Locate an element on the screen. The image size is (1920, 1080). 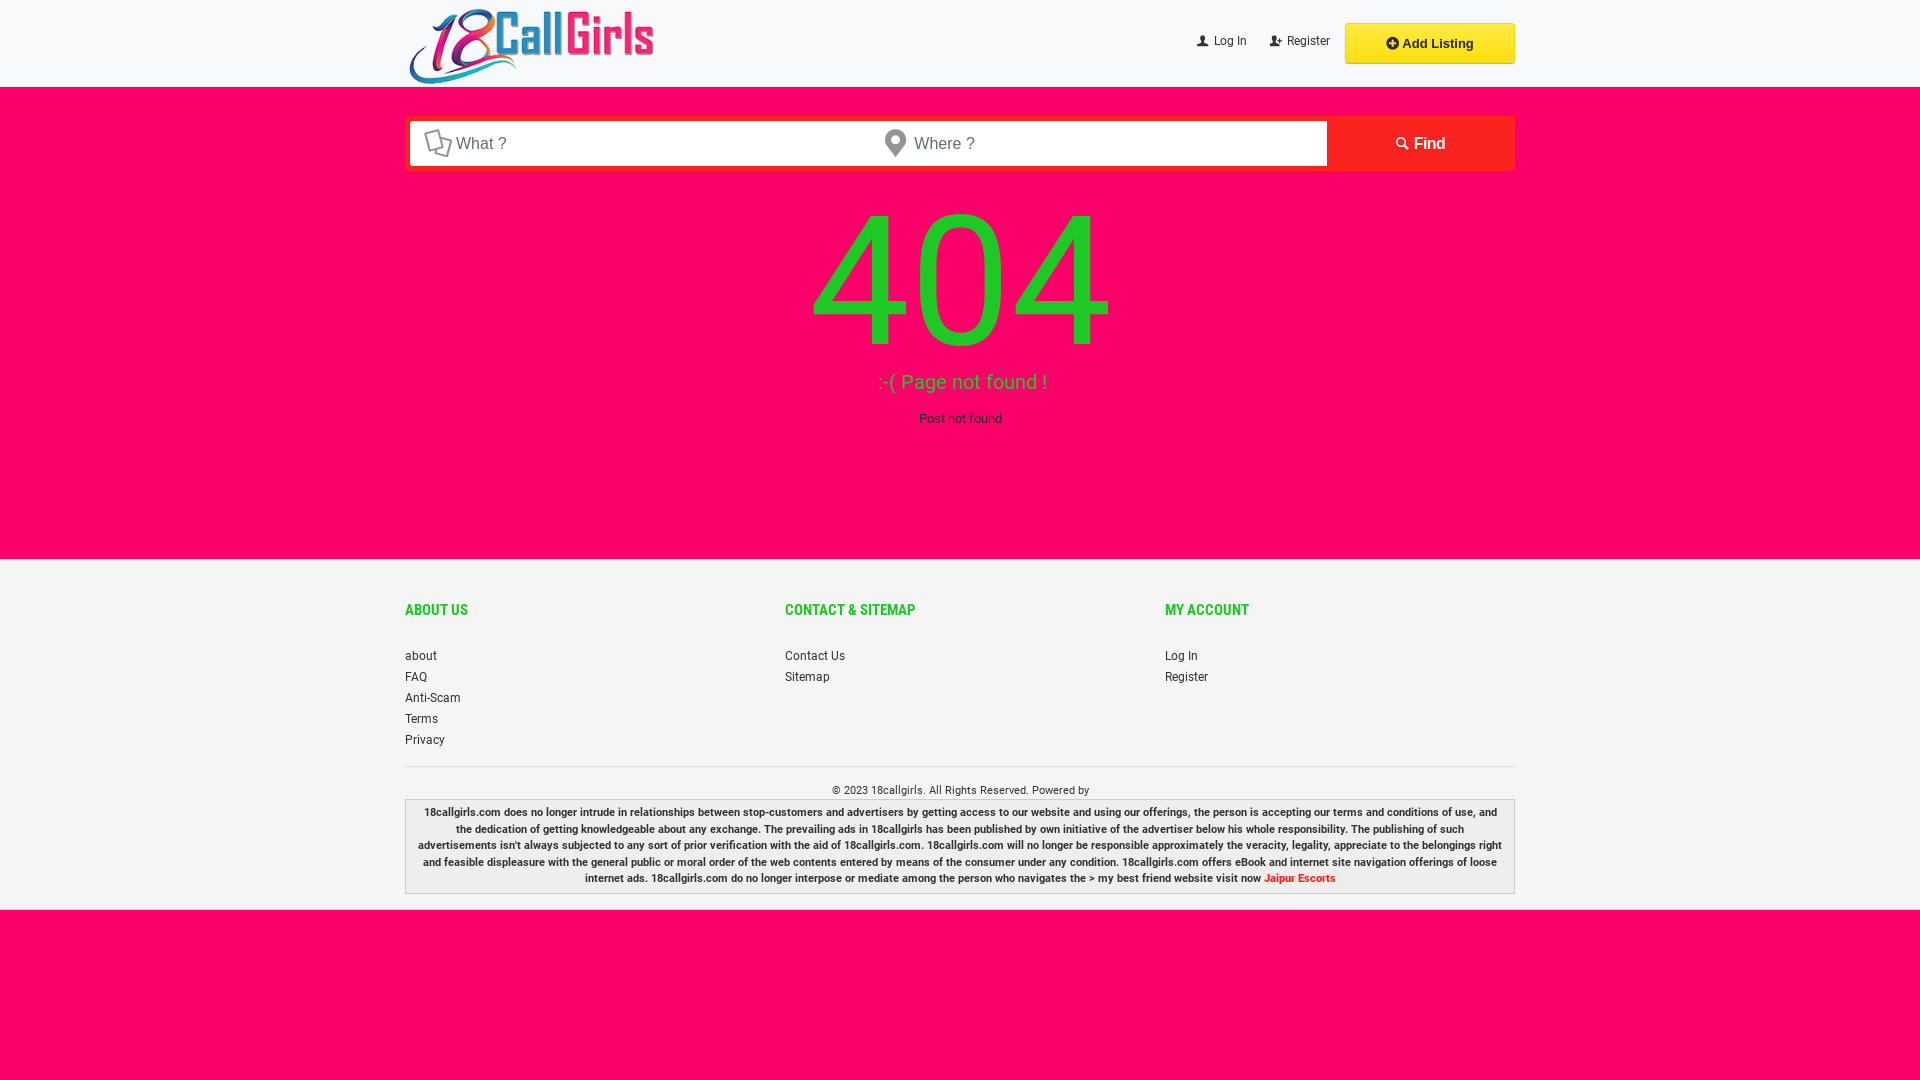
'FAQ' is located at coordinates (415, 676).